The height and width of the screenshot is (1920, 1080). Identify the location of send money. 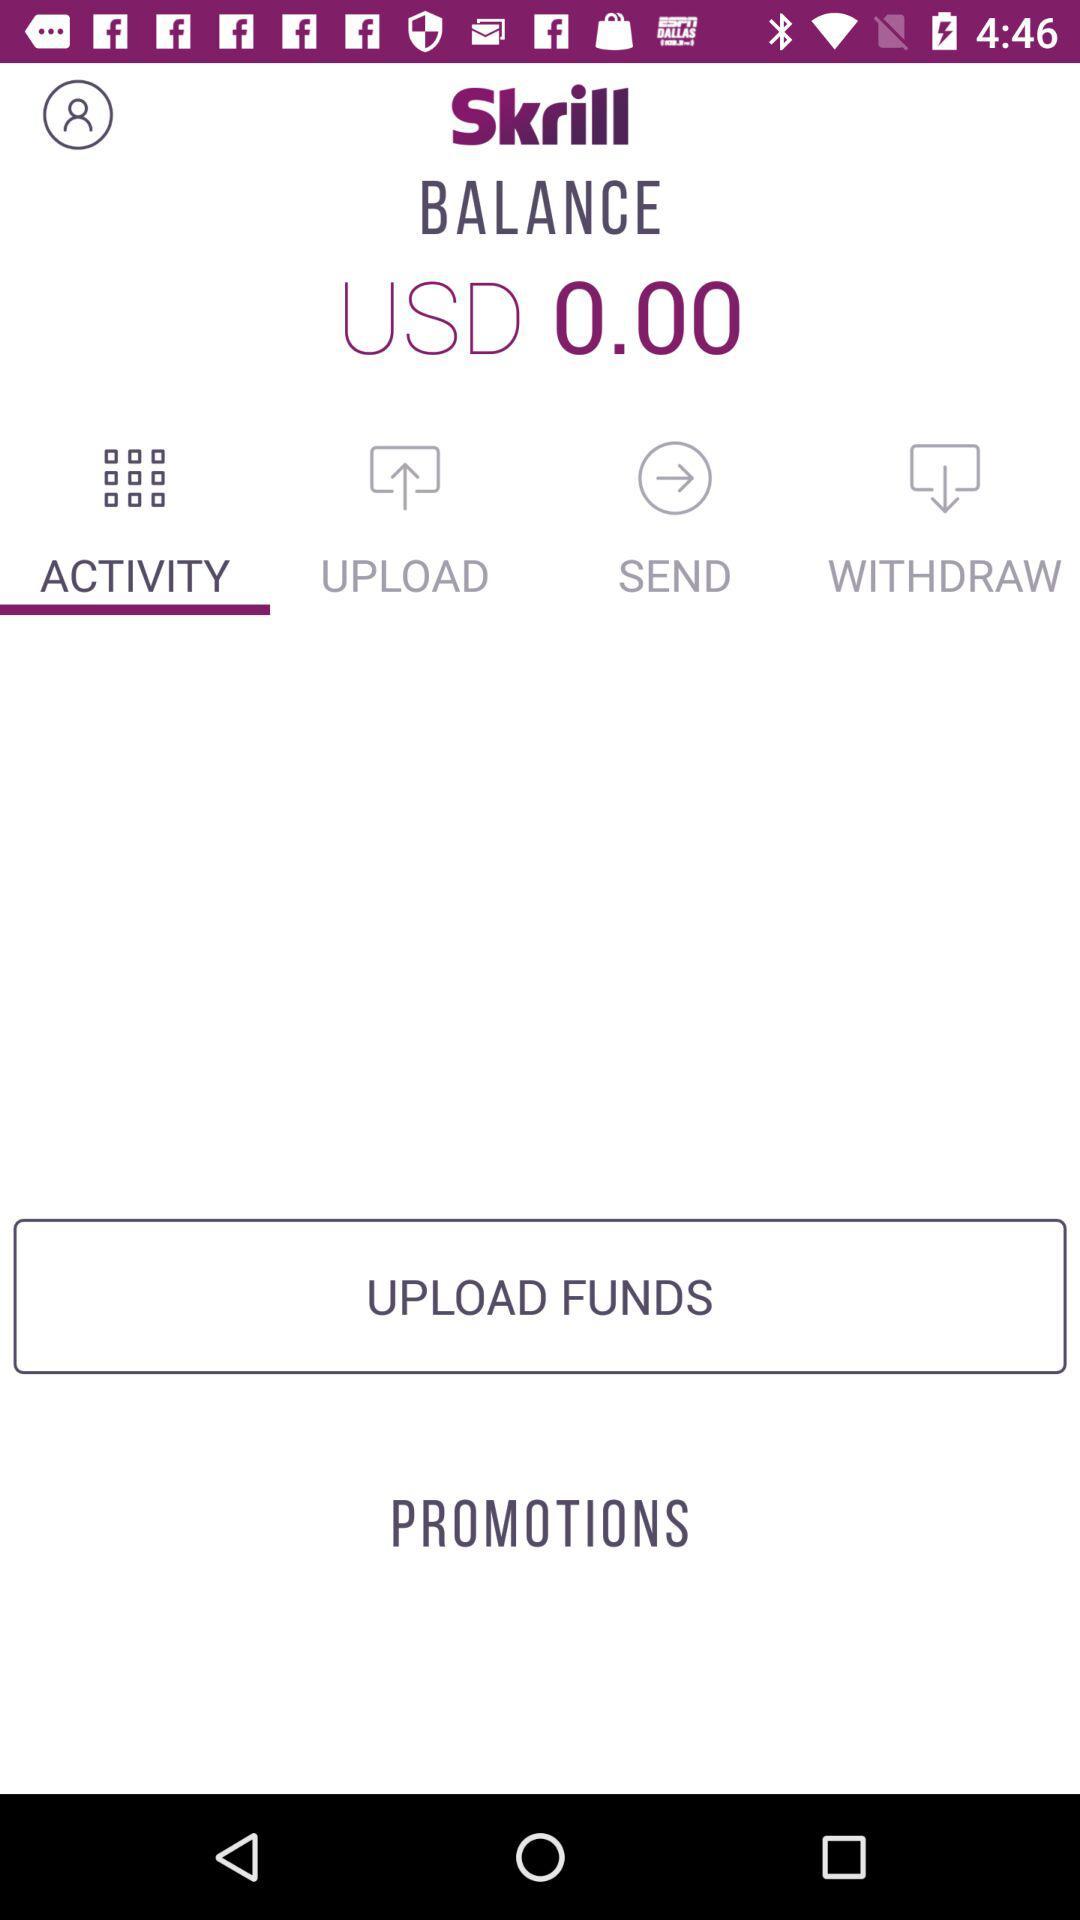
(675, 477).